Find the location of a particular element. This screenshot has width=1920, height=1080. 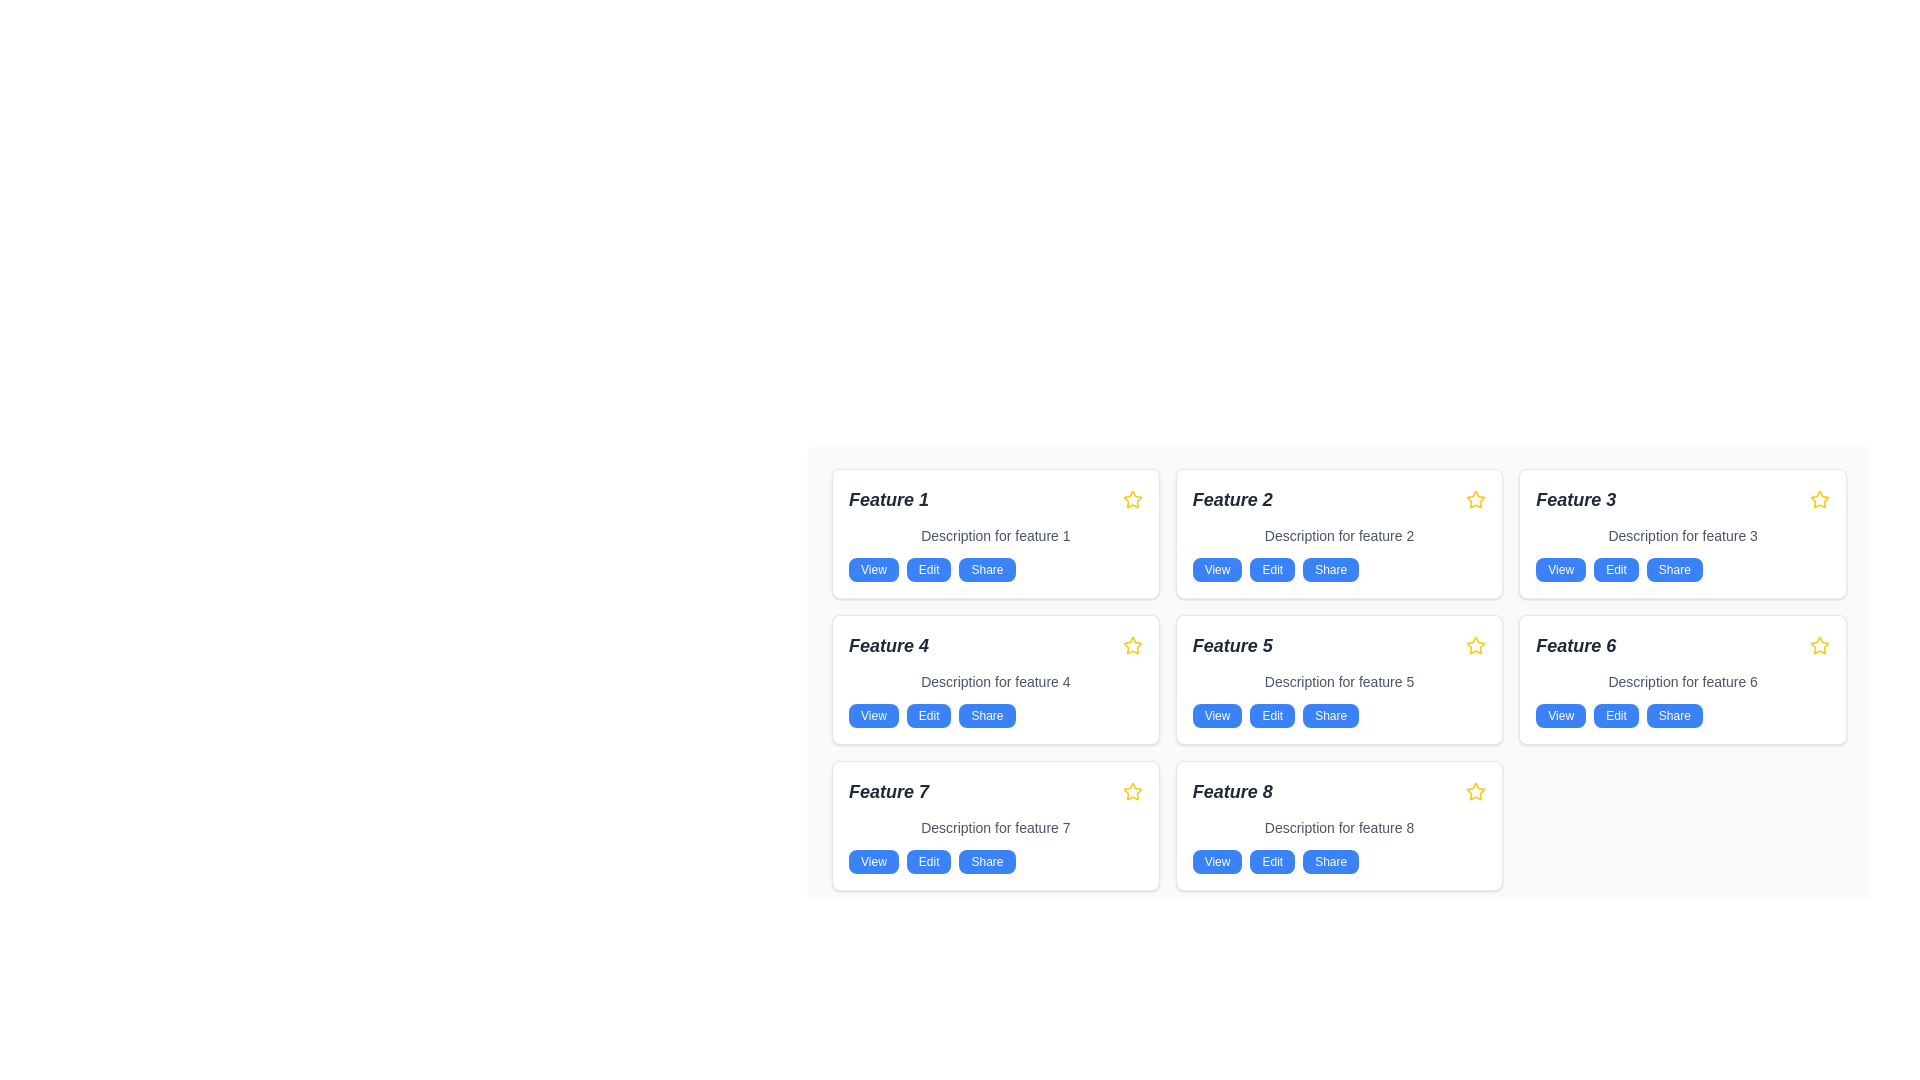

the 'Share' button located below the card titled 'Feature 1' in the first row of a grid layout is located at coordinates (987, 570).